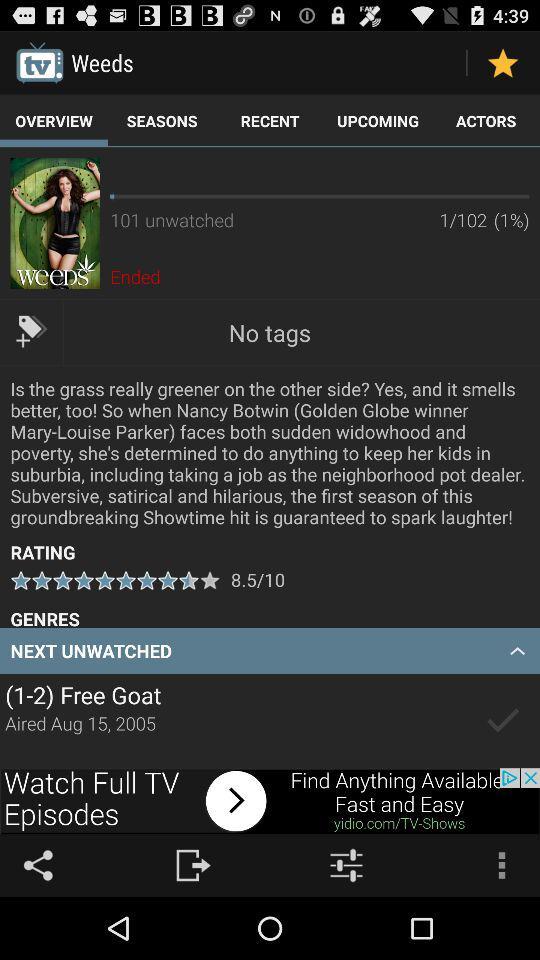  What do you see at coordinates (55, 223) in the screenshot?
I see `advertisement image` at bounding box center [55, 223].